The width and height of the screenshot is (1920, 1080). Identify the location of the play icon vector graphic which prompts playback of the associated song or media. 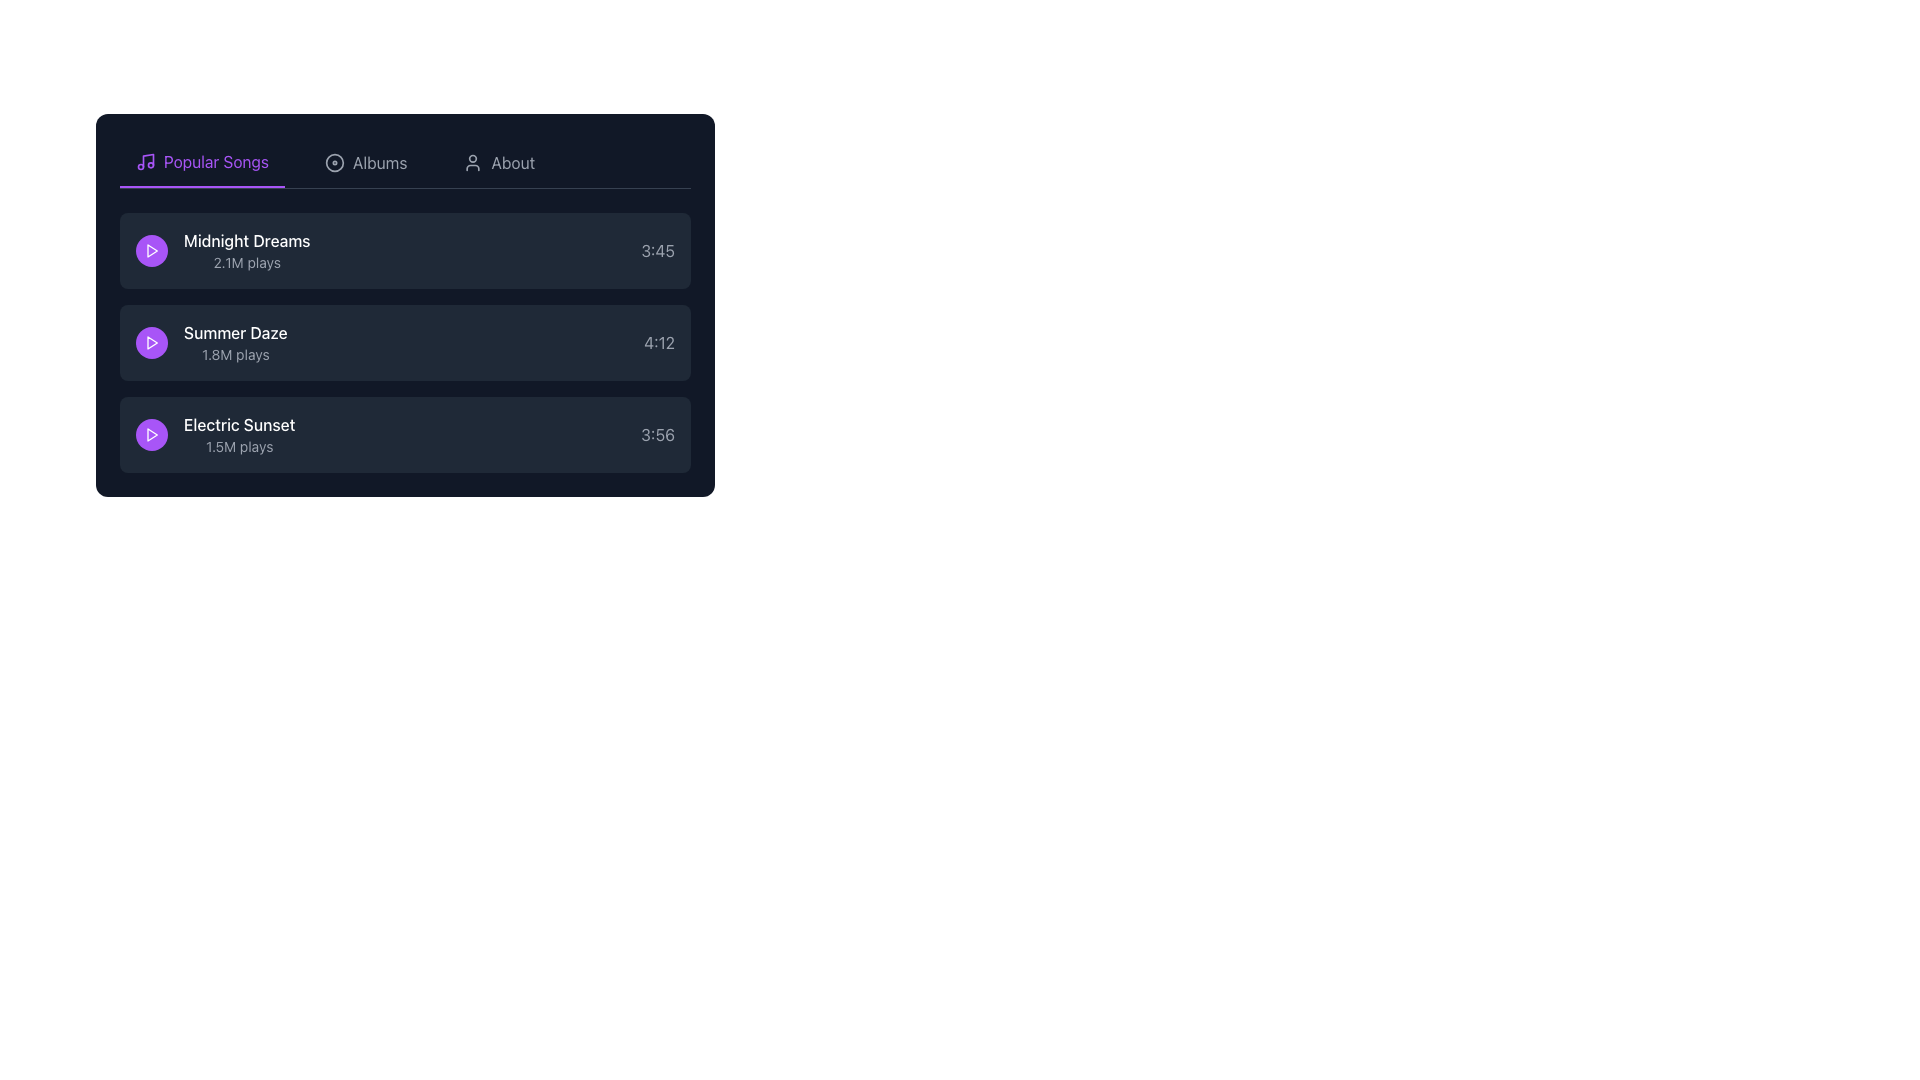
(151, 434).